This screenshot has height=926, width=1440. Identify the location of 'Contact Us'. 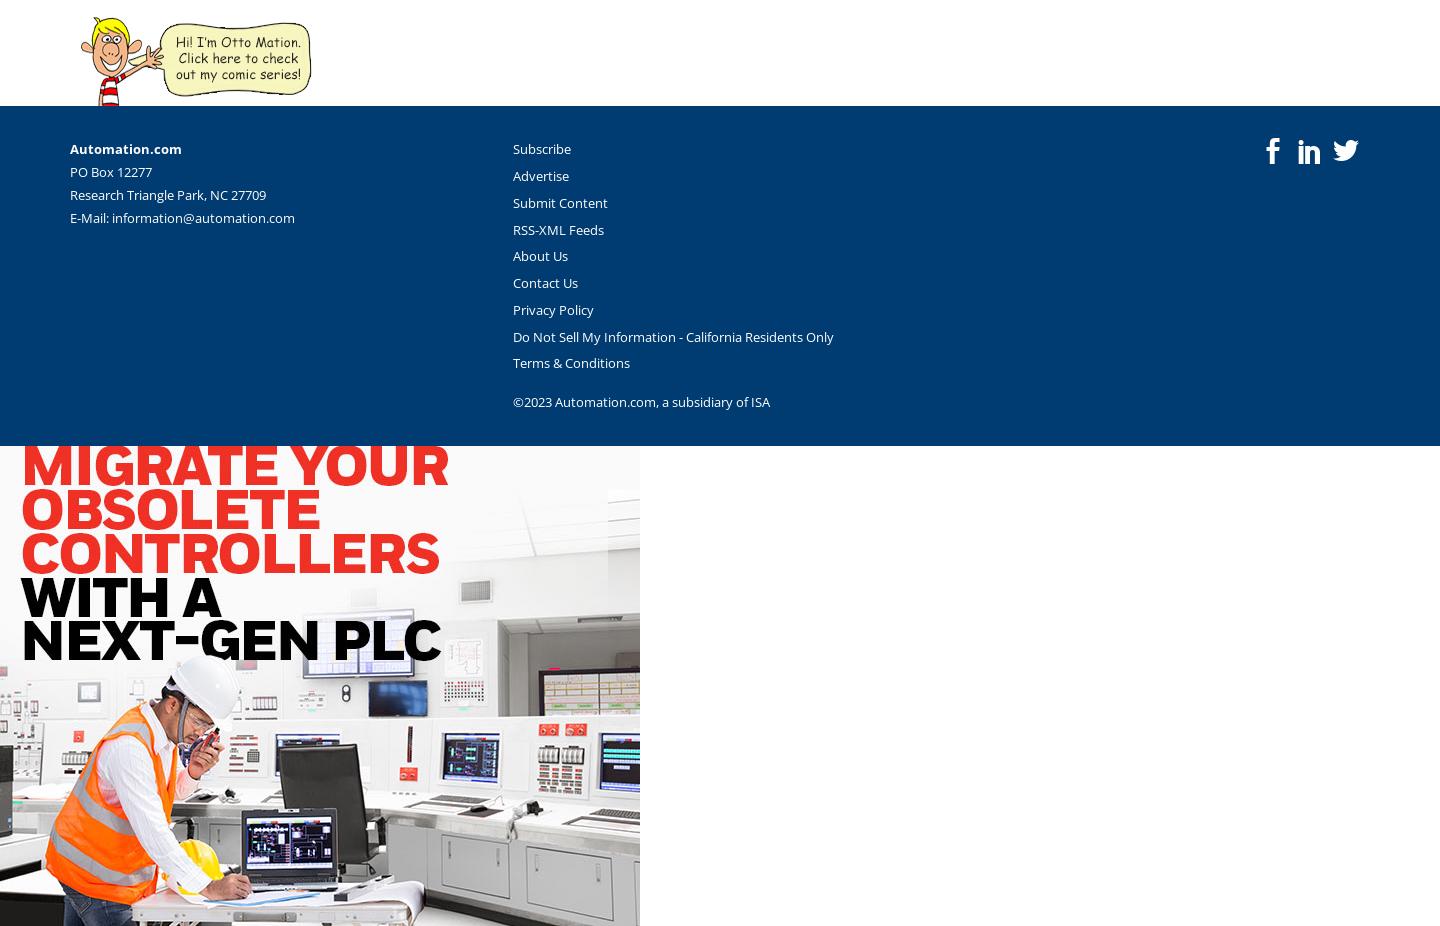
(545, 282).